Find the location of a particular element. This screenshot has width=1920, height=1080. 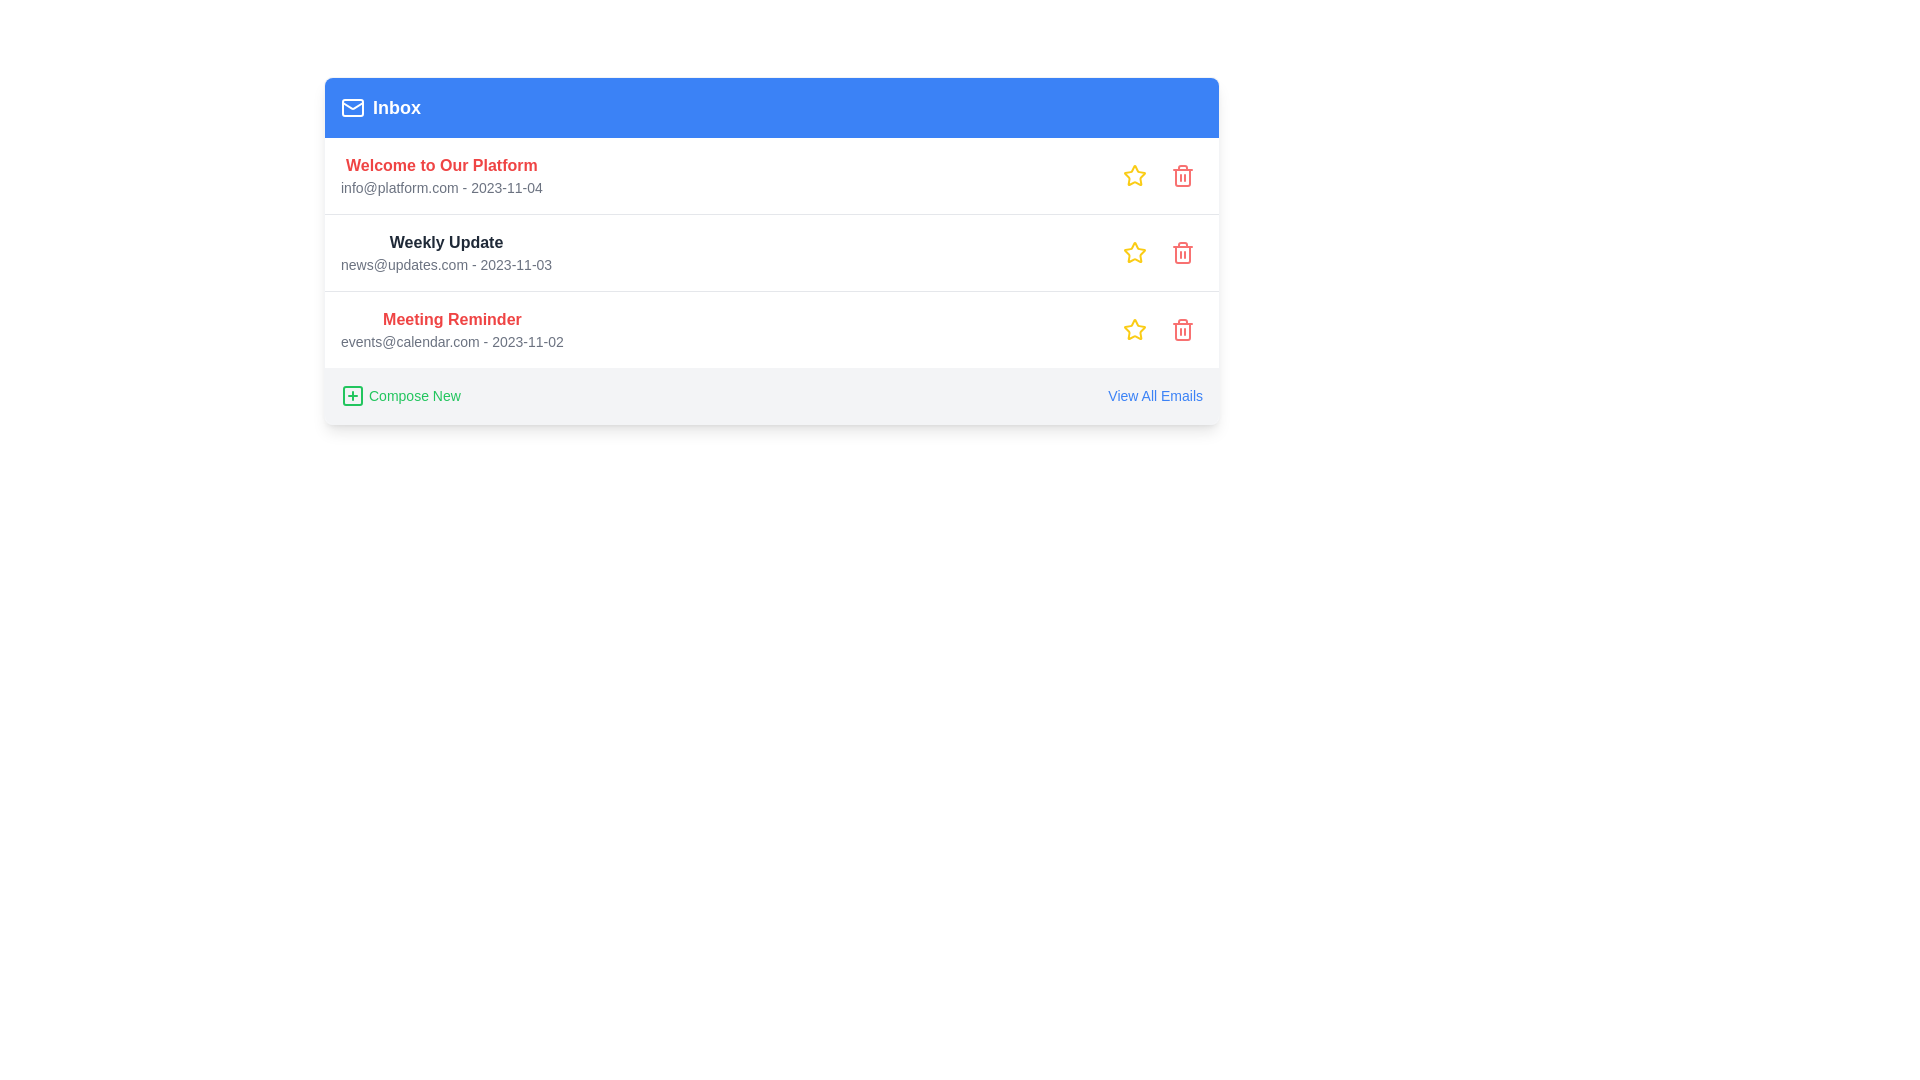

the second star icon to the right of the email titled 'Weekly Update' is located at coordinates (1133, 250).